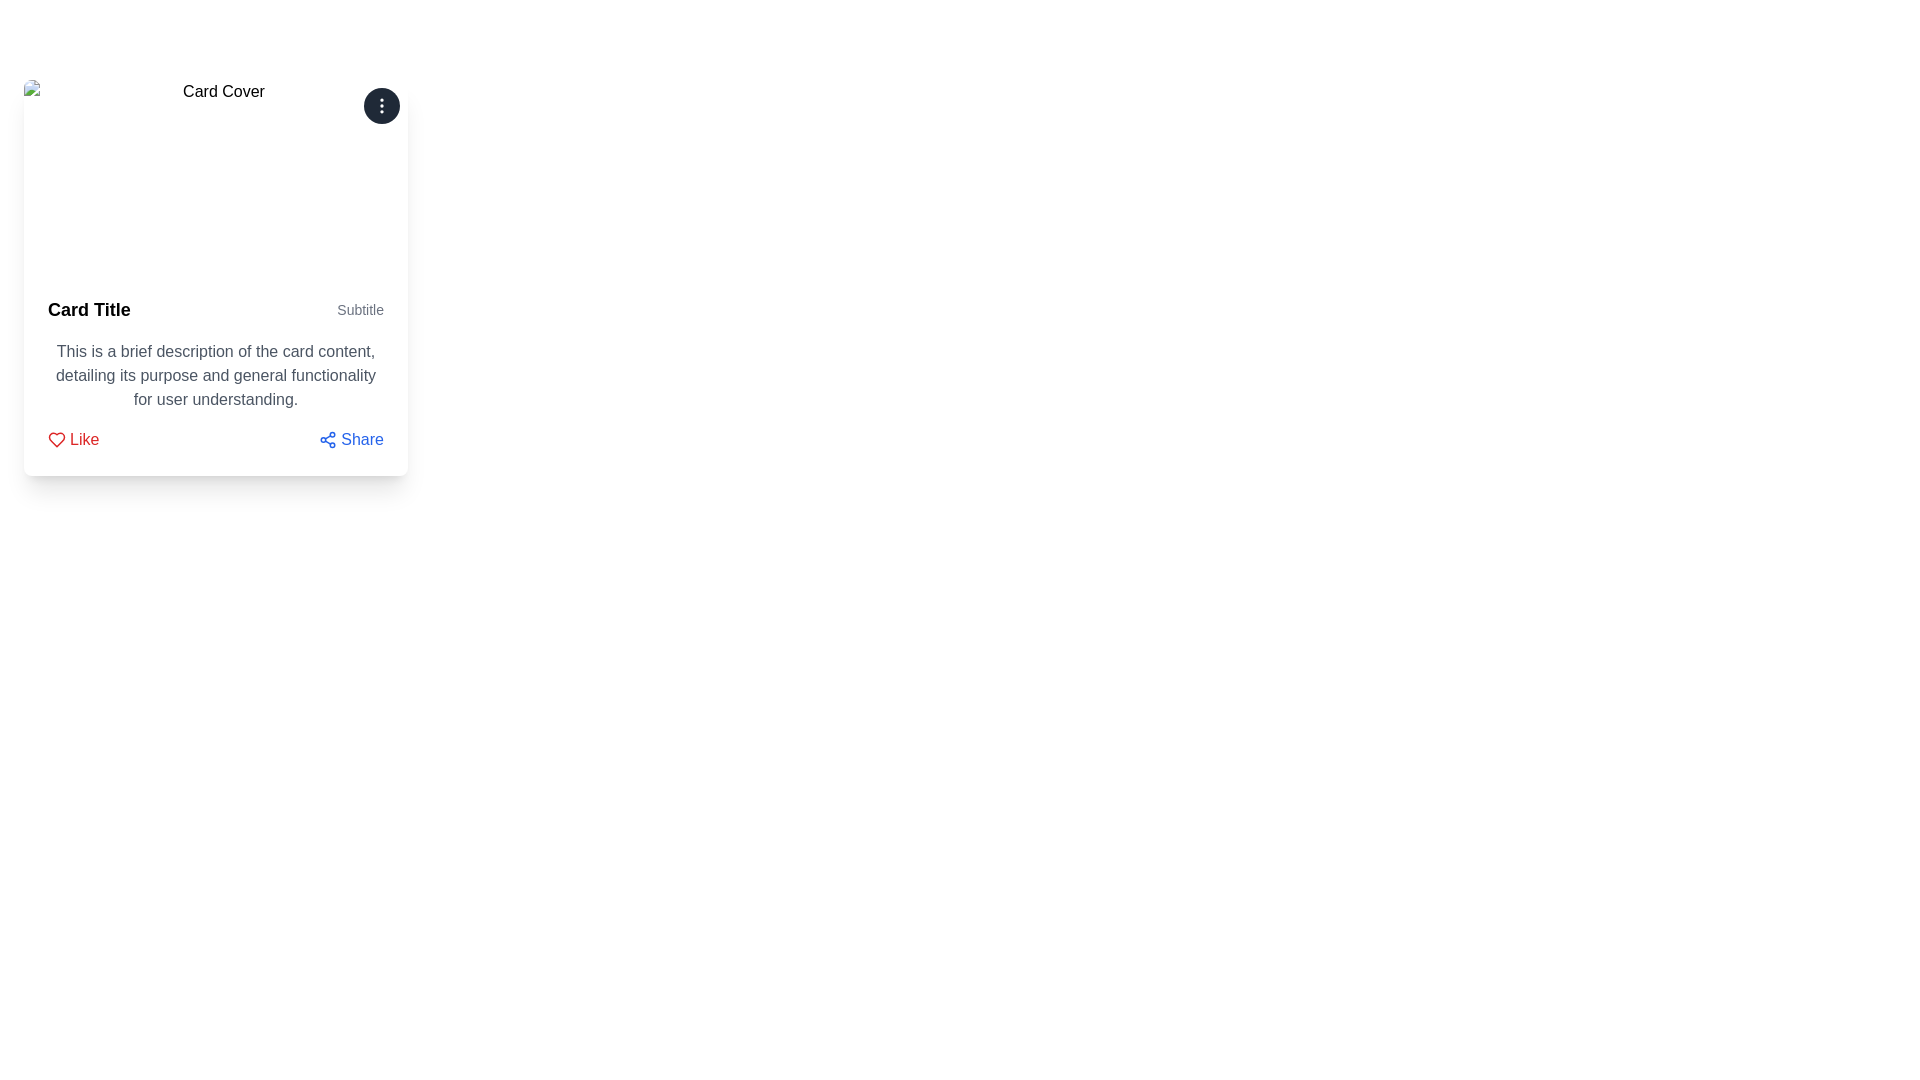 The width and height of the screenshot is (1920, 1080). What do you see at coordinates (360, 309) in the screenshot?
I see `the text label displaying 'Subtitle' in a smaller gray font, located in the upper-right section of the card interface next to the bold title 'Card Title'` at bounding box center [360, 309].